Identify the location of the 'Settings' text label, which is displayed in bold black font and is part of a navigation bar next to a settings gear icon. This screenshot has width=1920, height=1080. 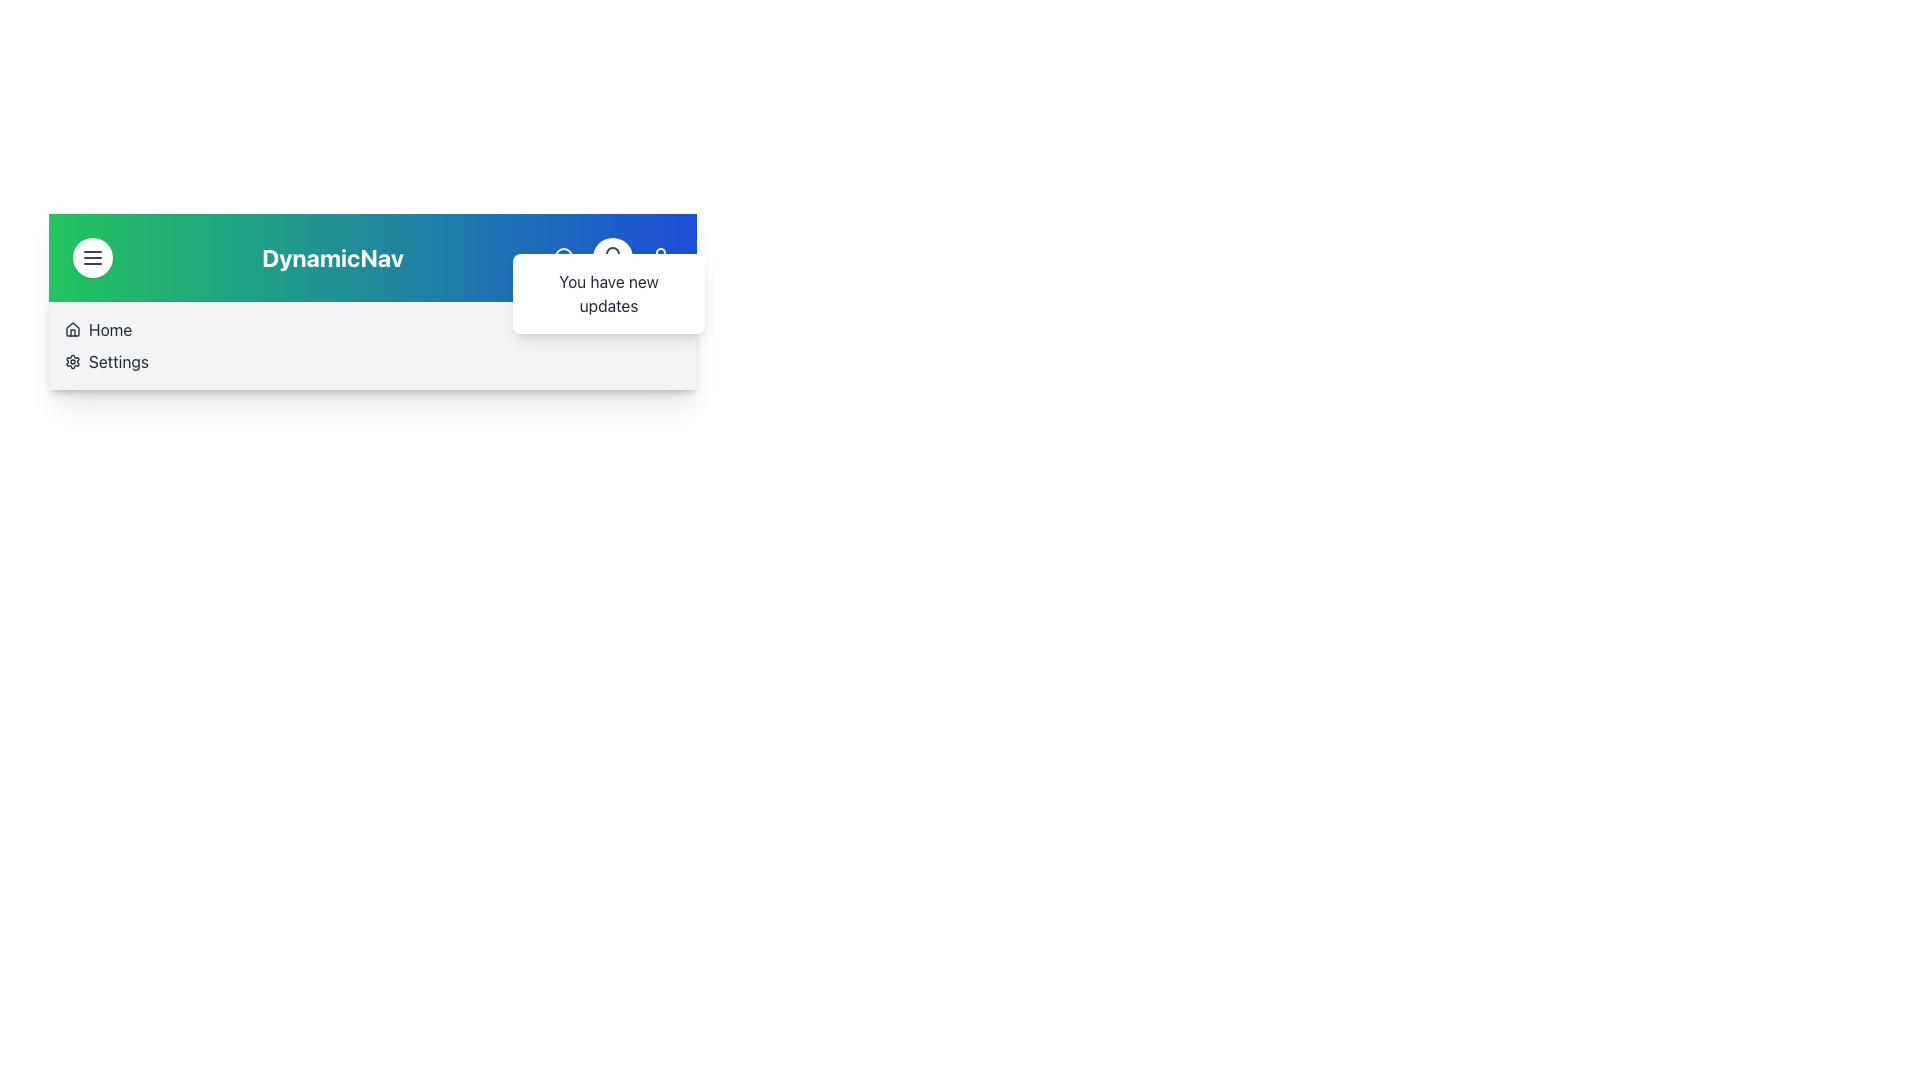
(117, 362).